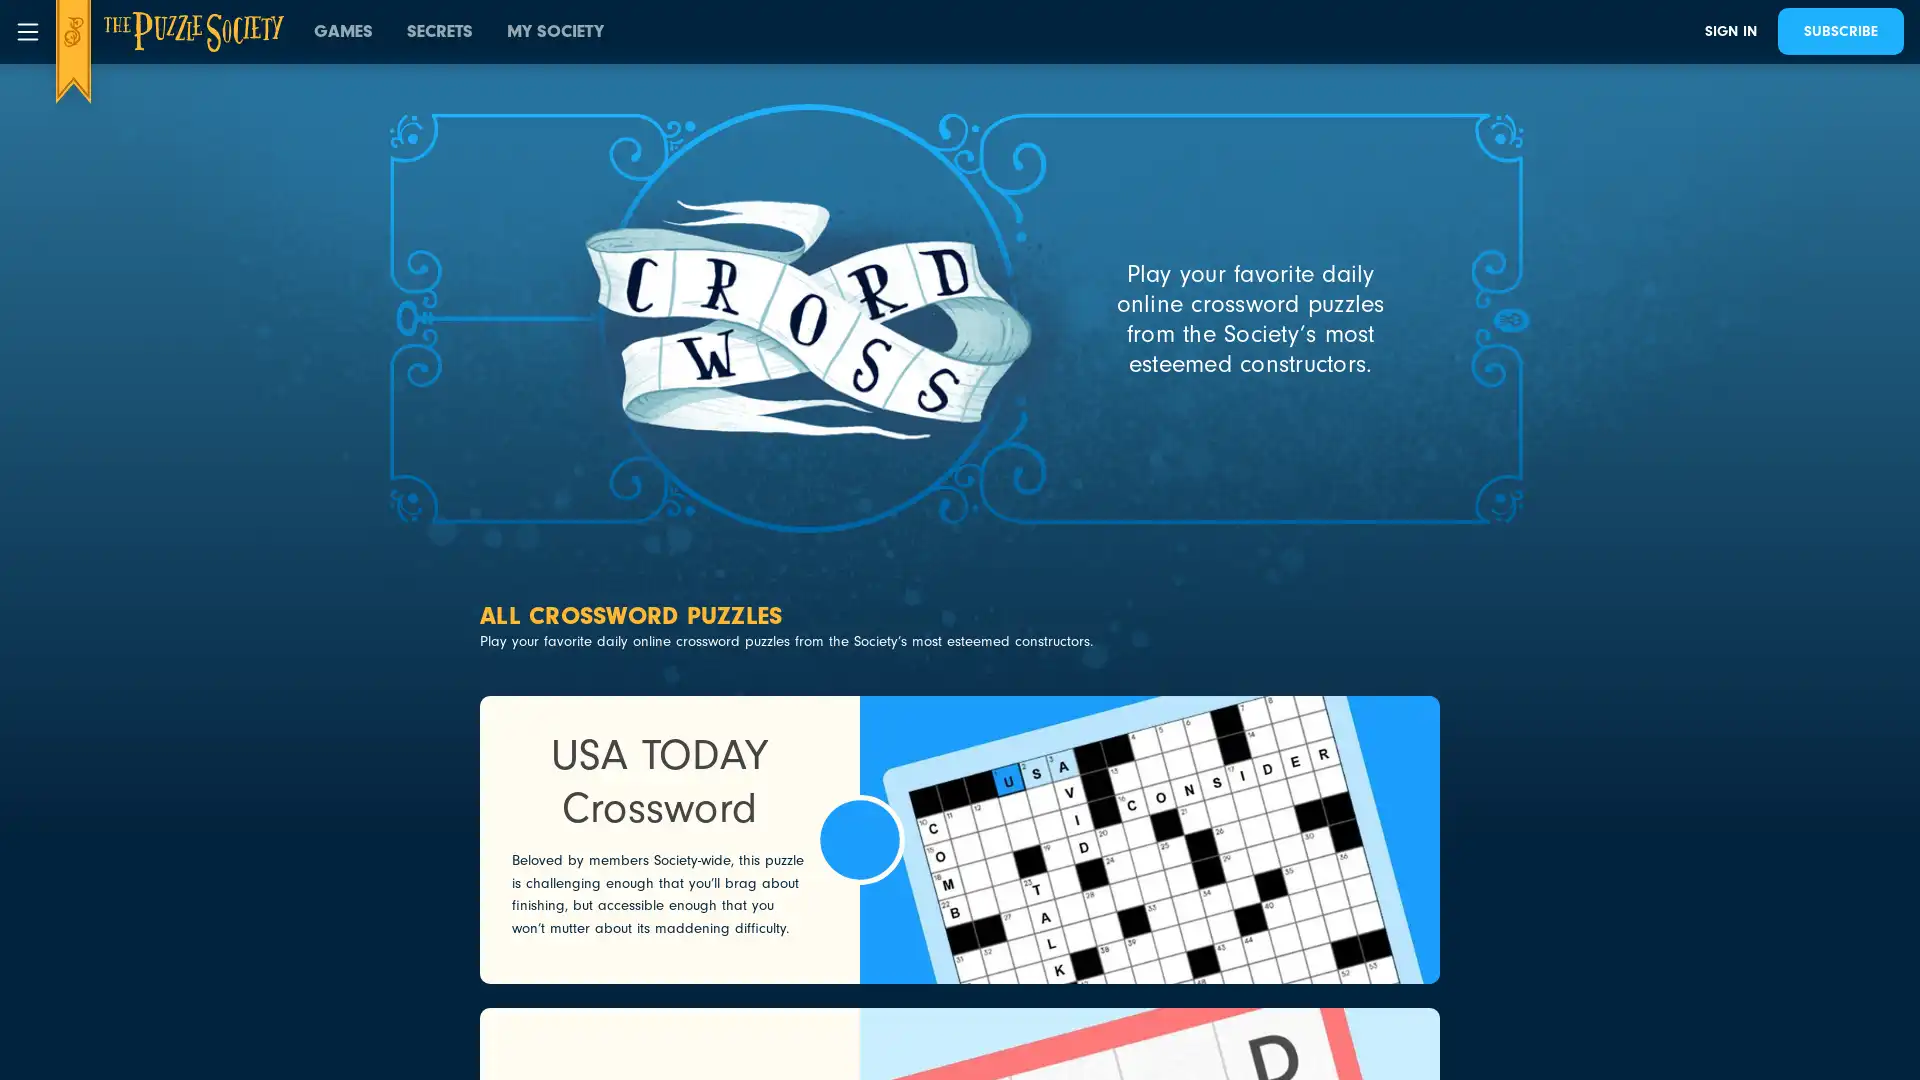  What do you see at coordinates (343, 31) in the screenshot?
I see `GAMES` at bounding box center [343, 31].